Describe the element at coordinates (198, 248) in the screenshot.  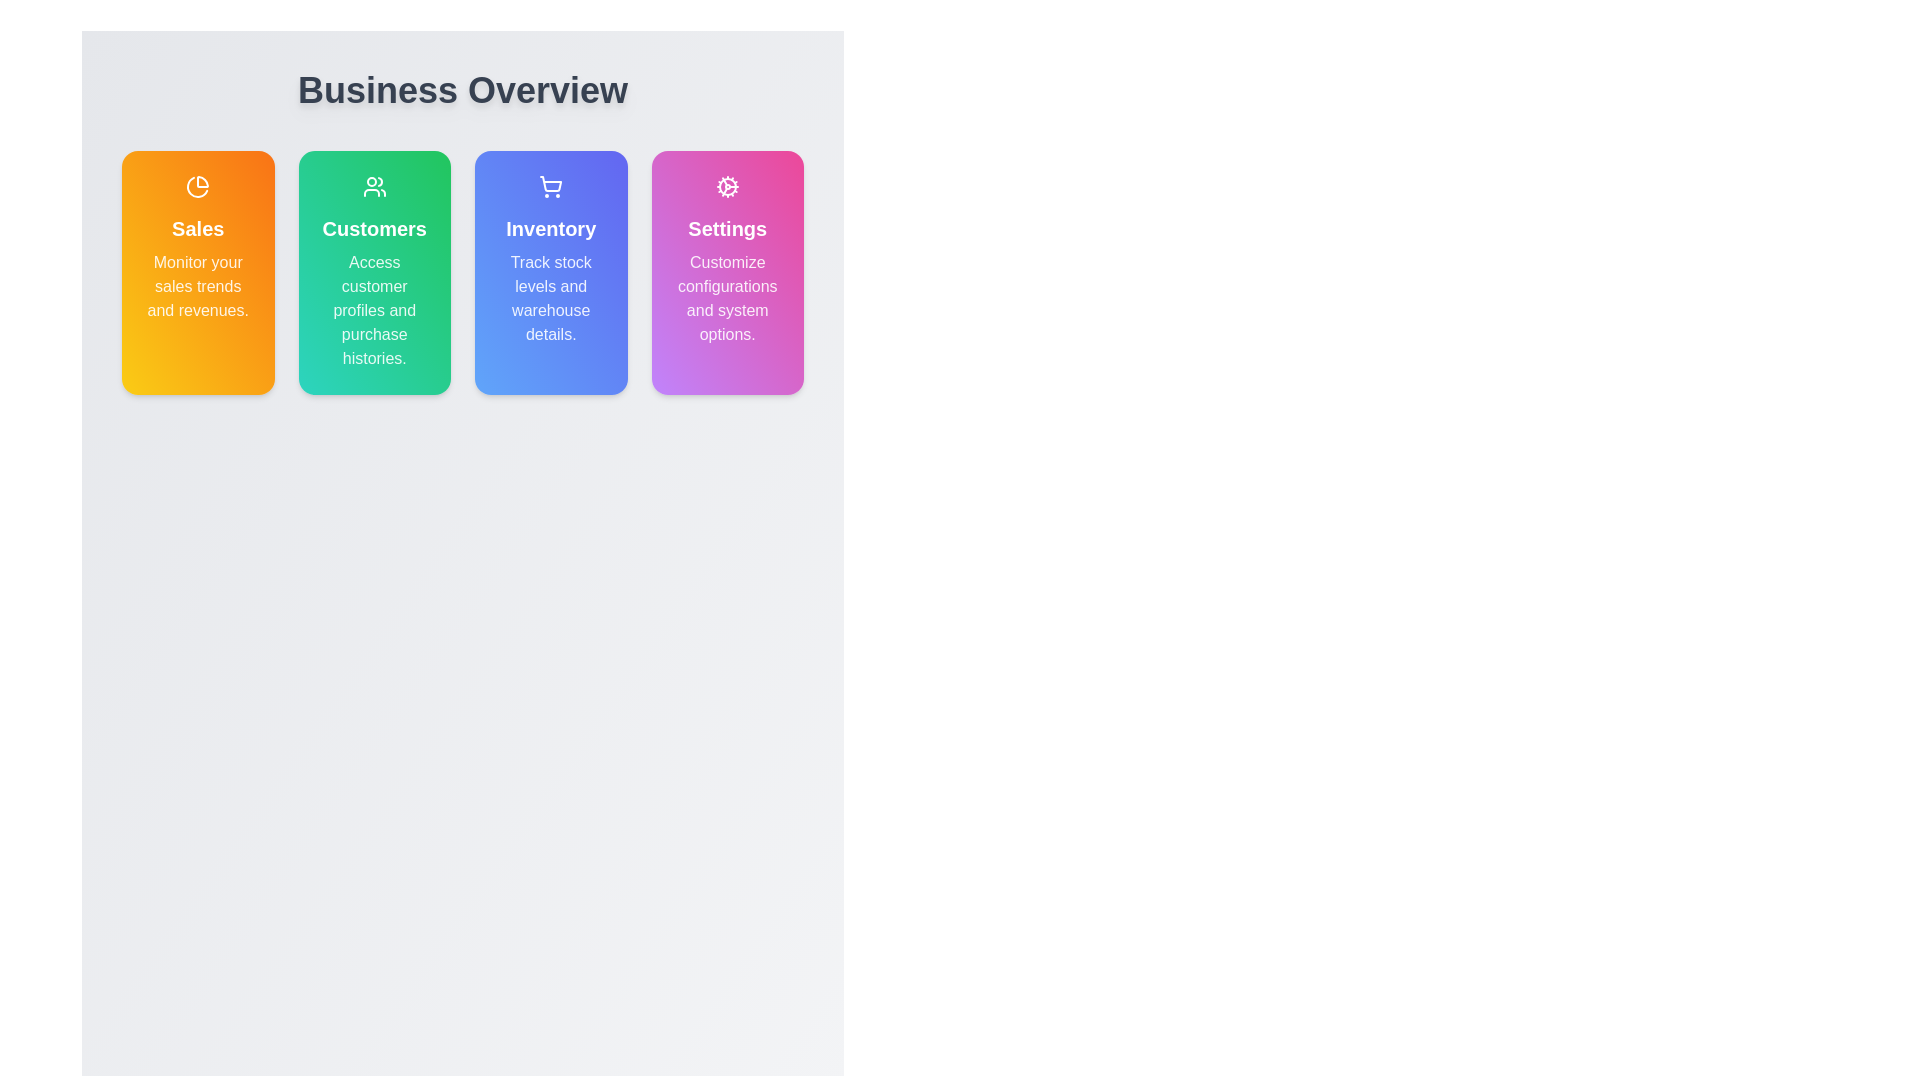
I see `the first informational card in the top row of the dashboard that provides details about monitoring sales trends and revenues` at that location.